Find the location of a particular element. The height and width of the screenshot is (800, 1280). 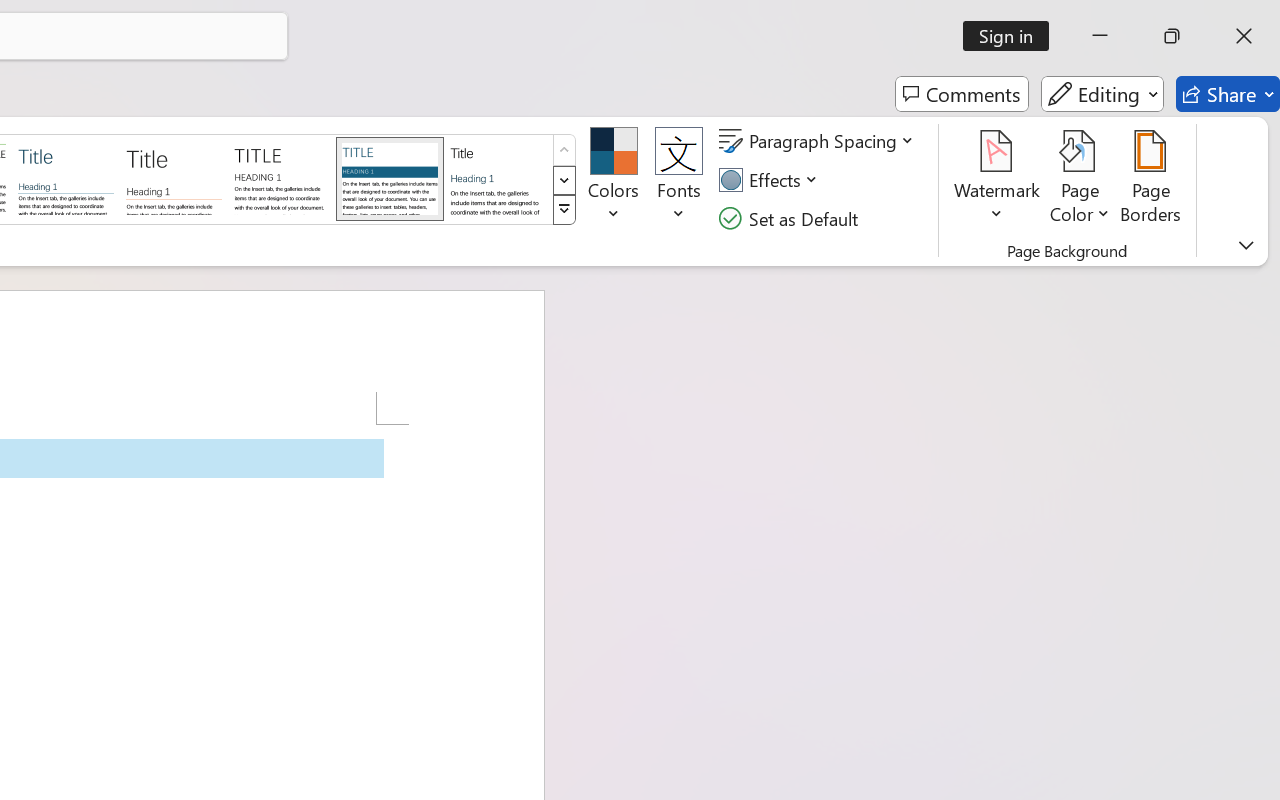

'Effects' is located at coordinates (770, 179).